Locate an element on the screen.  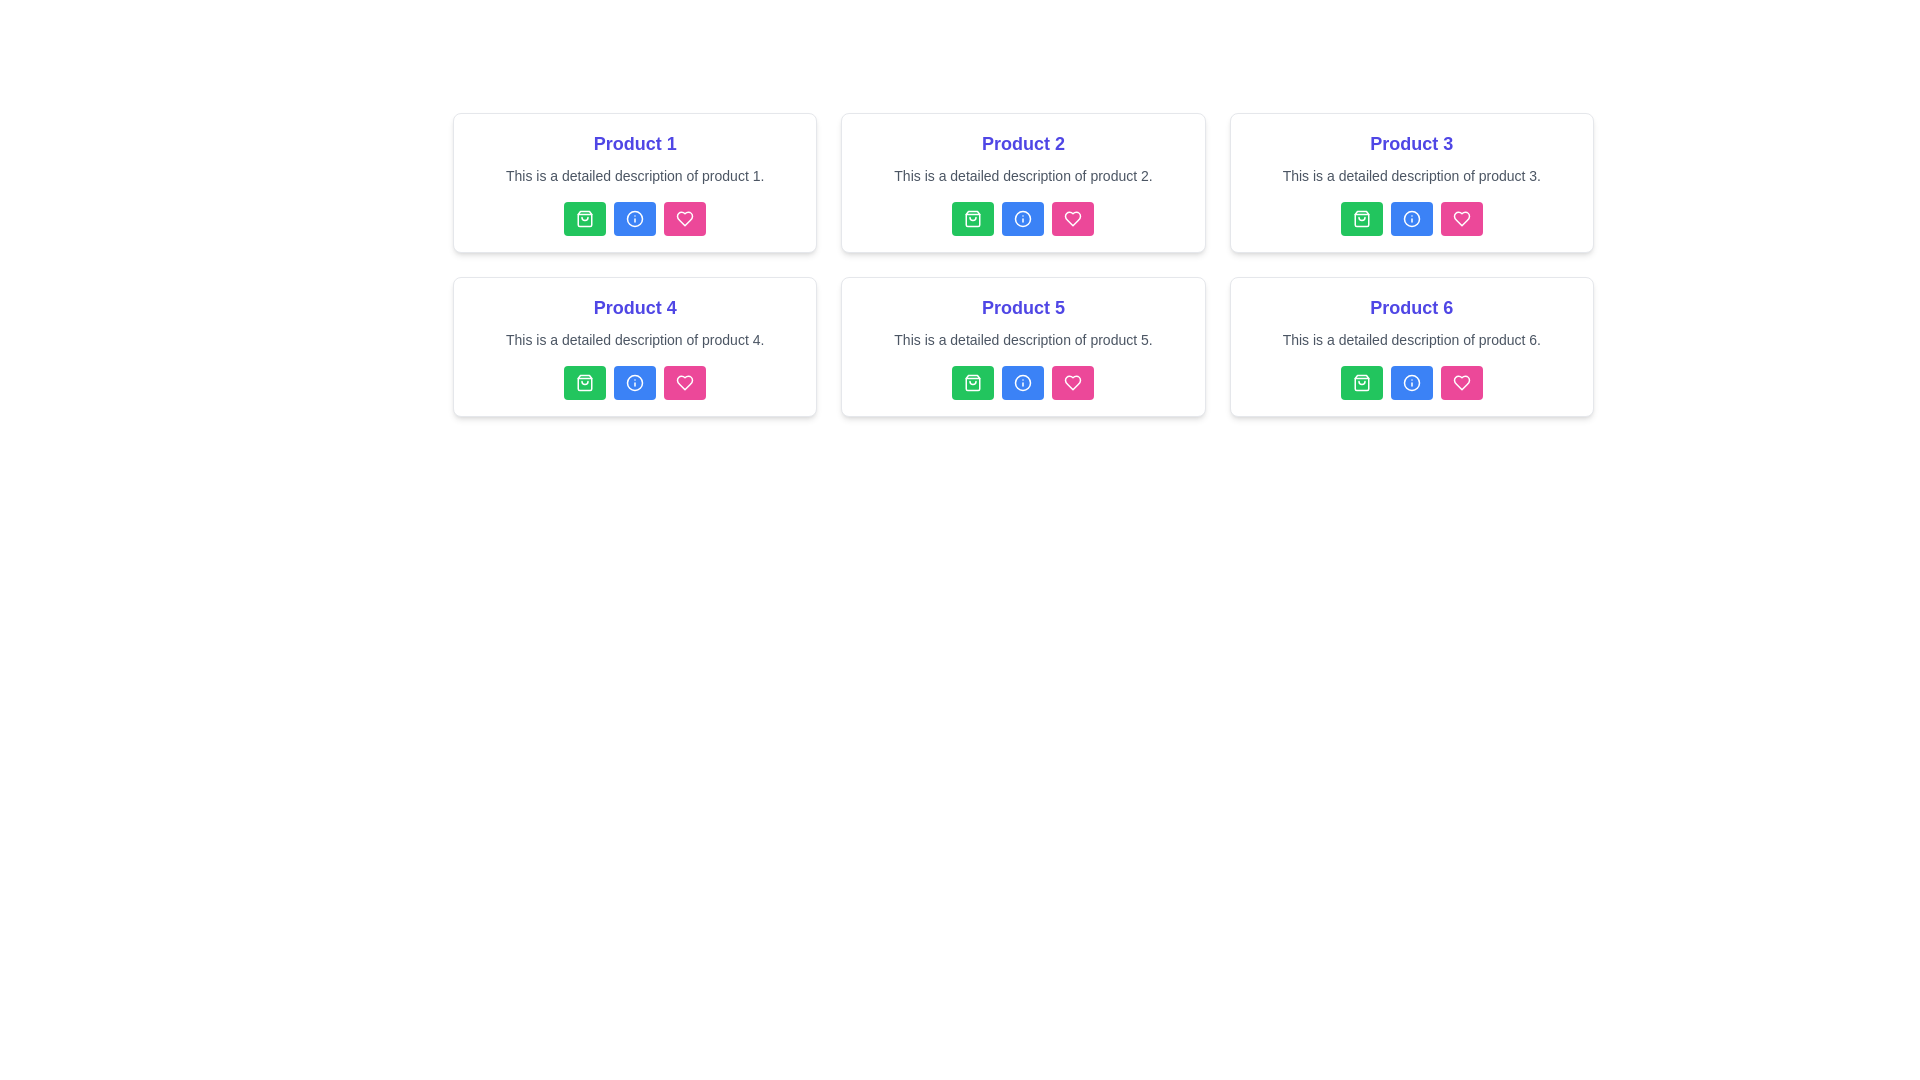
the compact shopping bag icon button with a green background and white border, located below the product description for 'Product 2' is located at coordinates (973, 219).